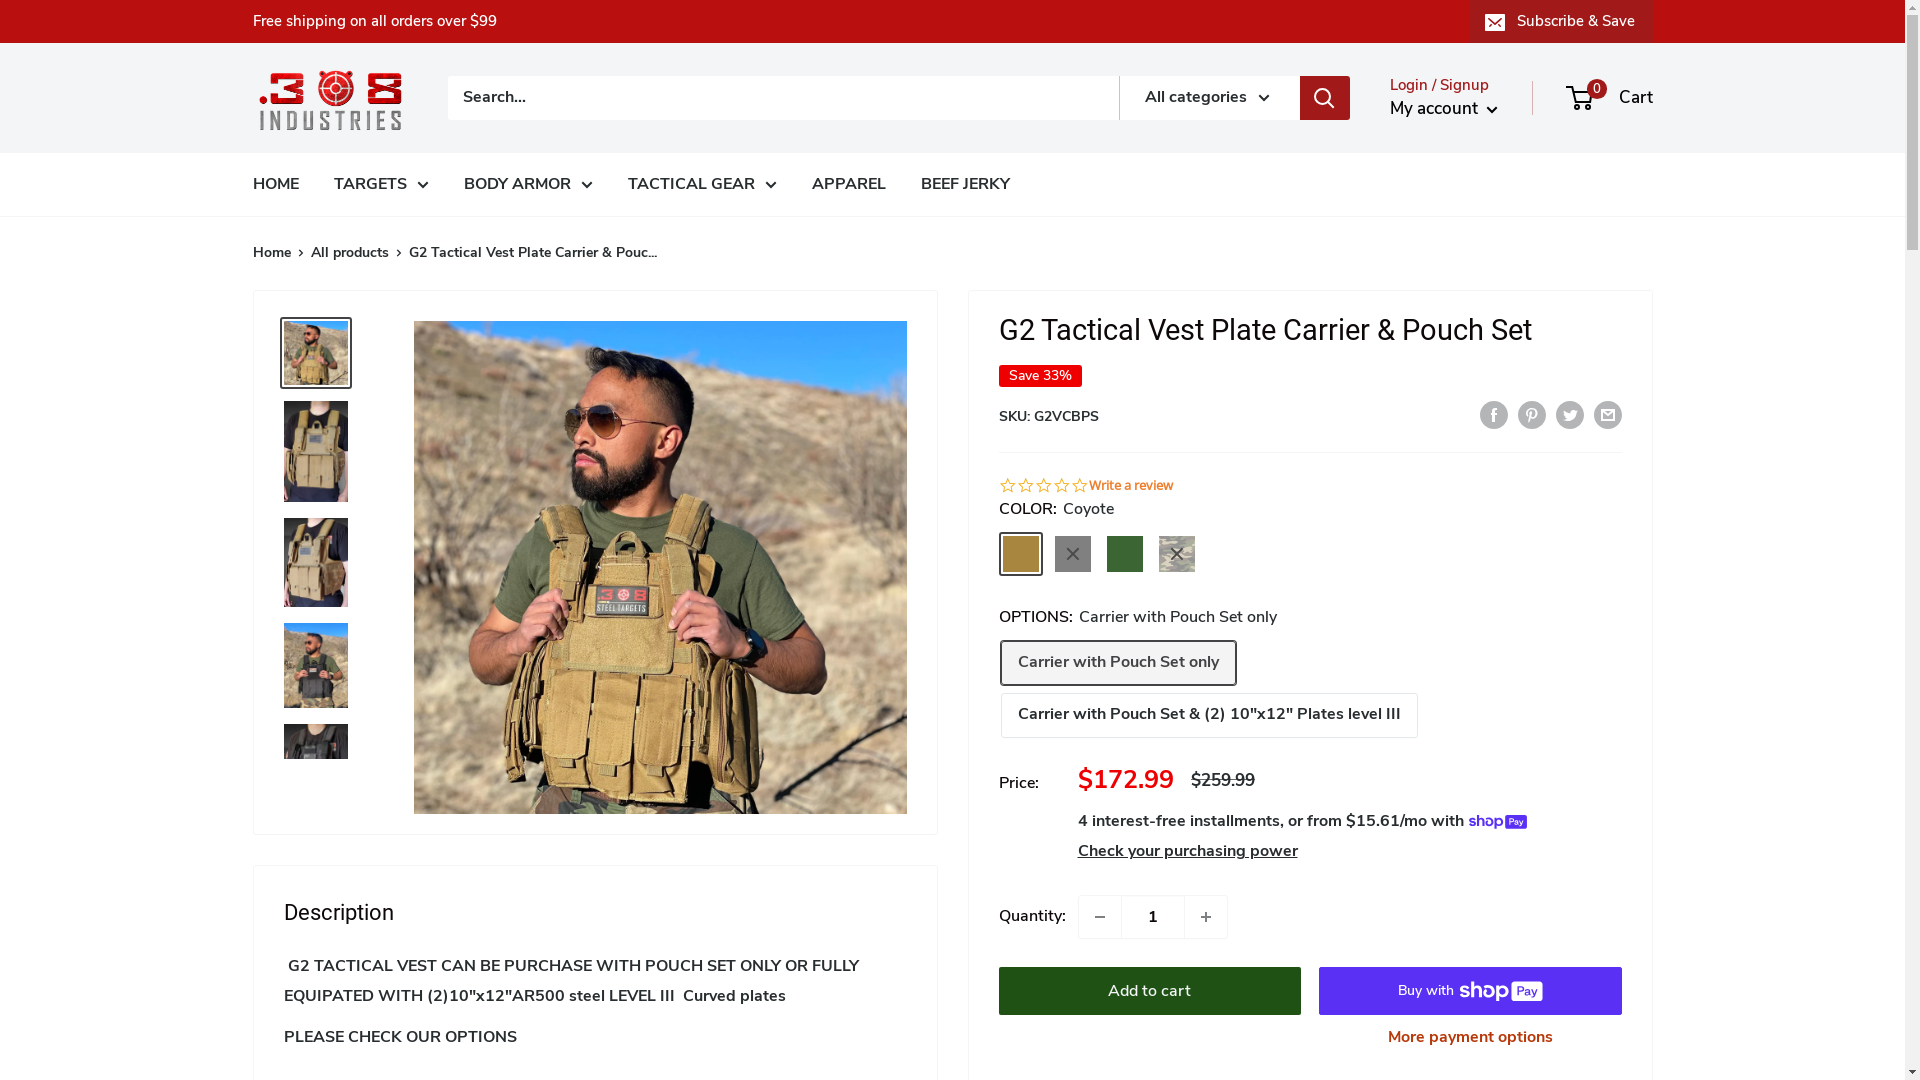 This screenshot has width=1920, height=1080. What do you see at coordinates (1149, 991) in the screenshot?
I see `'Add to cart'` at bounding box center [1149, 991].